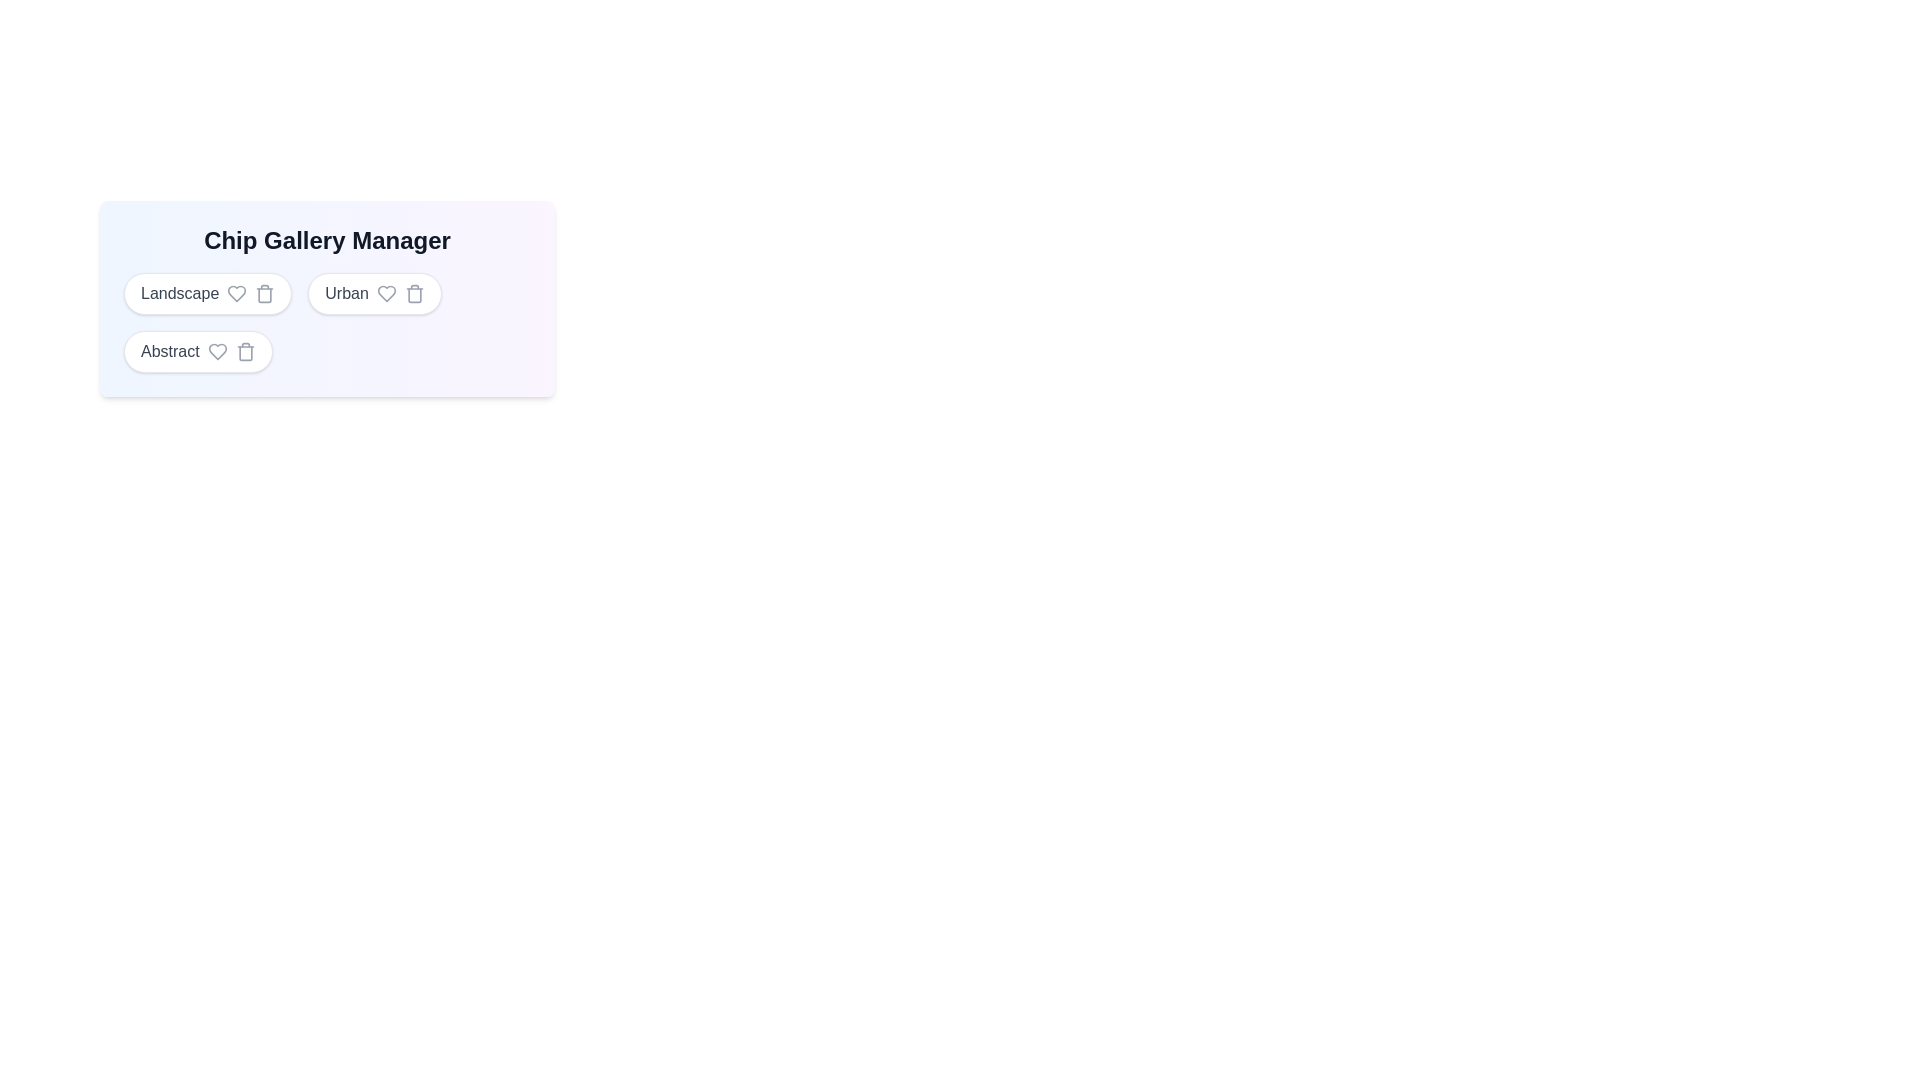 This screenshot has width=1920, height=1080. I want to click on the trash icon next to the chip labeled Landscape, so click(264, 293).